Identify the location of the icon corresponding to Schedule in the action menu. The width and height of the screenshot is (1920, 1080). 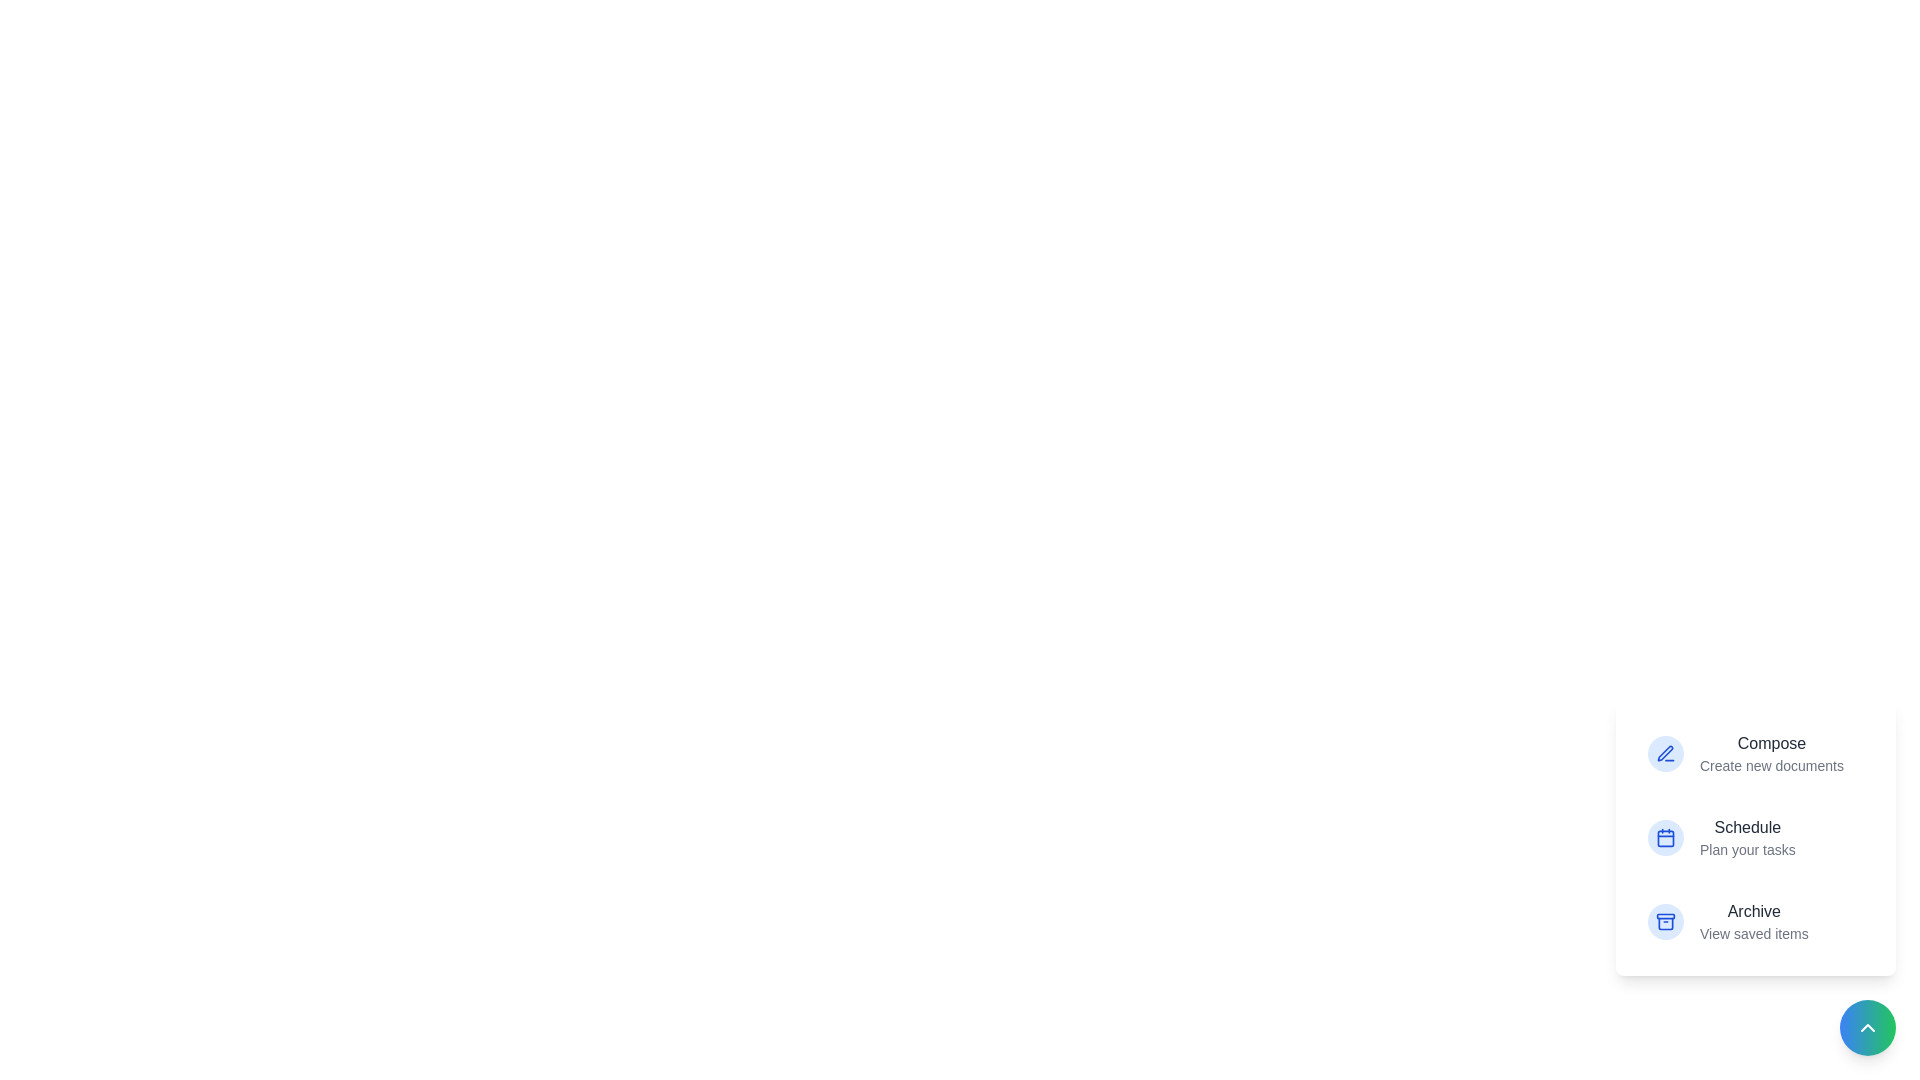
(1665, 837).